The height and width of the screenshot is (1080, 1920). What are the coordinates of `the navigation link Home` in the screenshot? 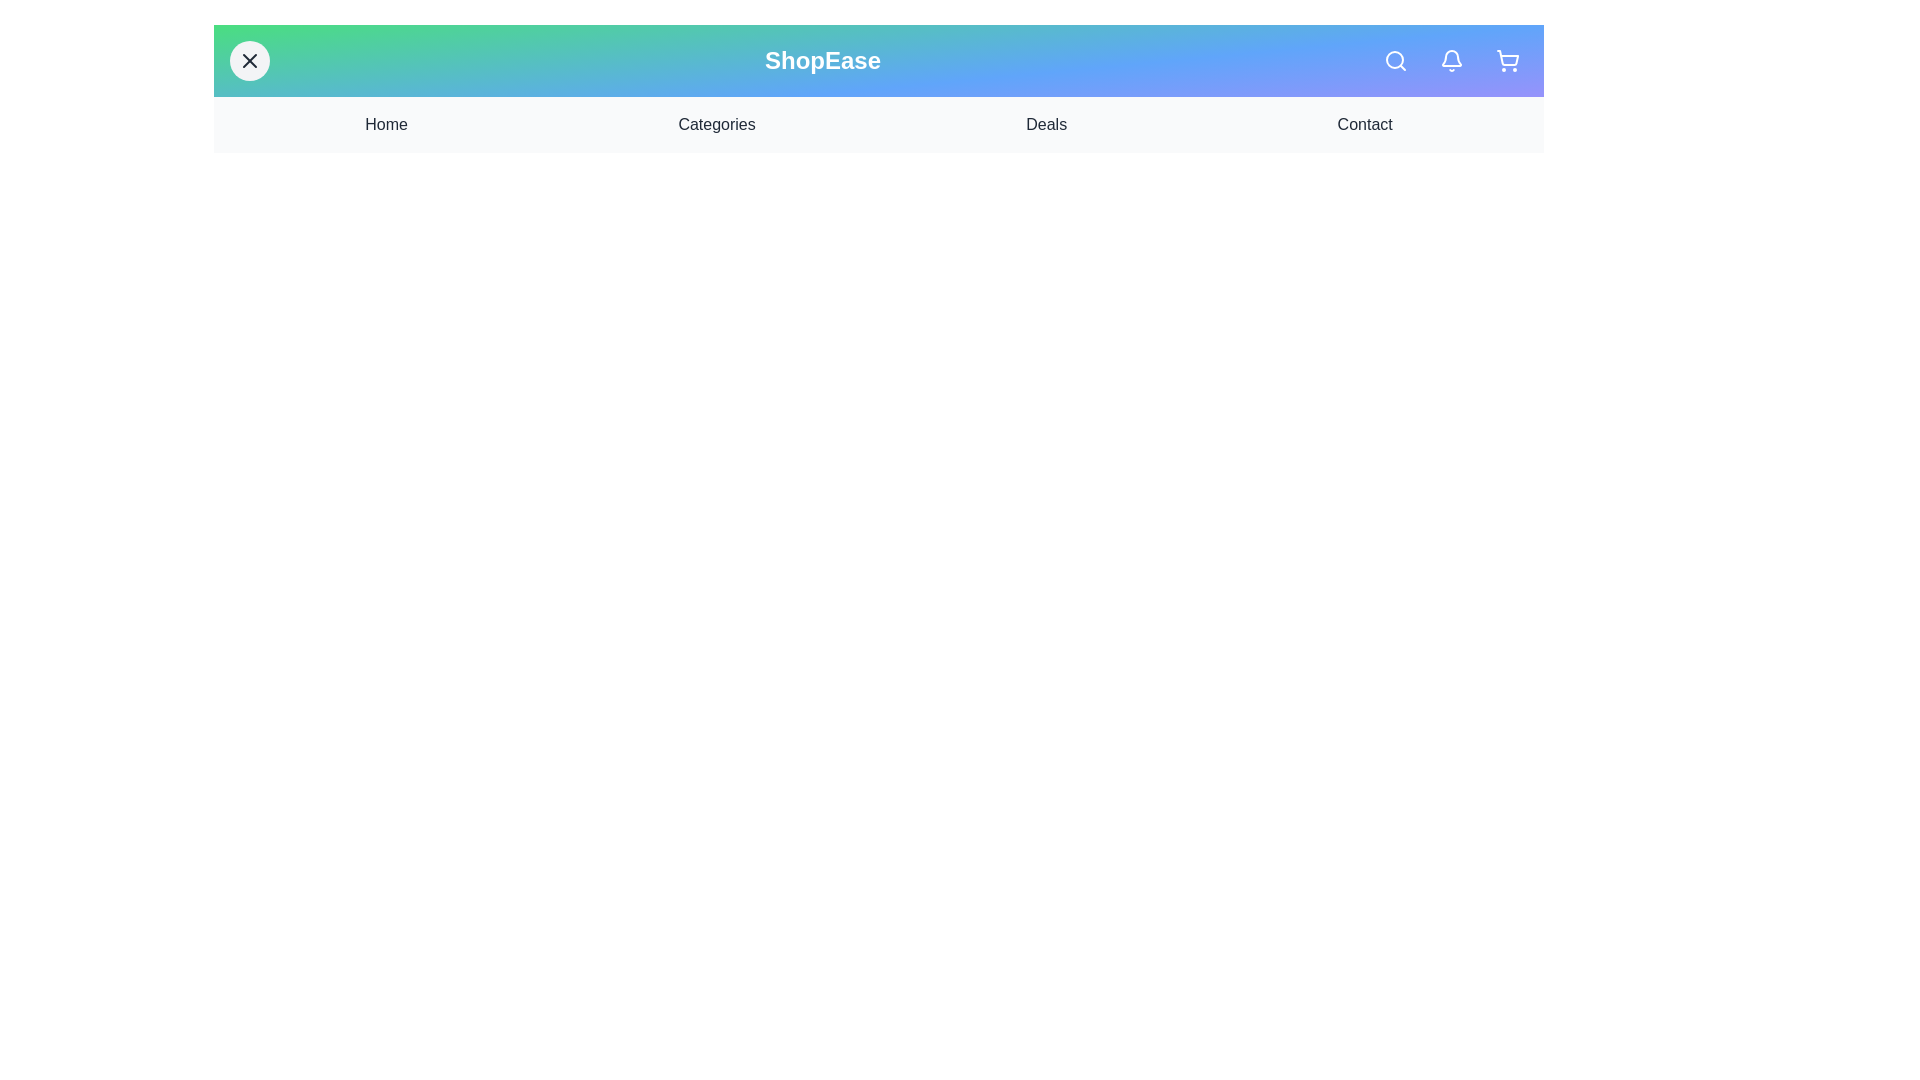 It's located at (385, 124).